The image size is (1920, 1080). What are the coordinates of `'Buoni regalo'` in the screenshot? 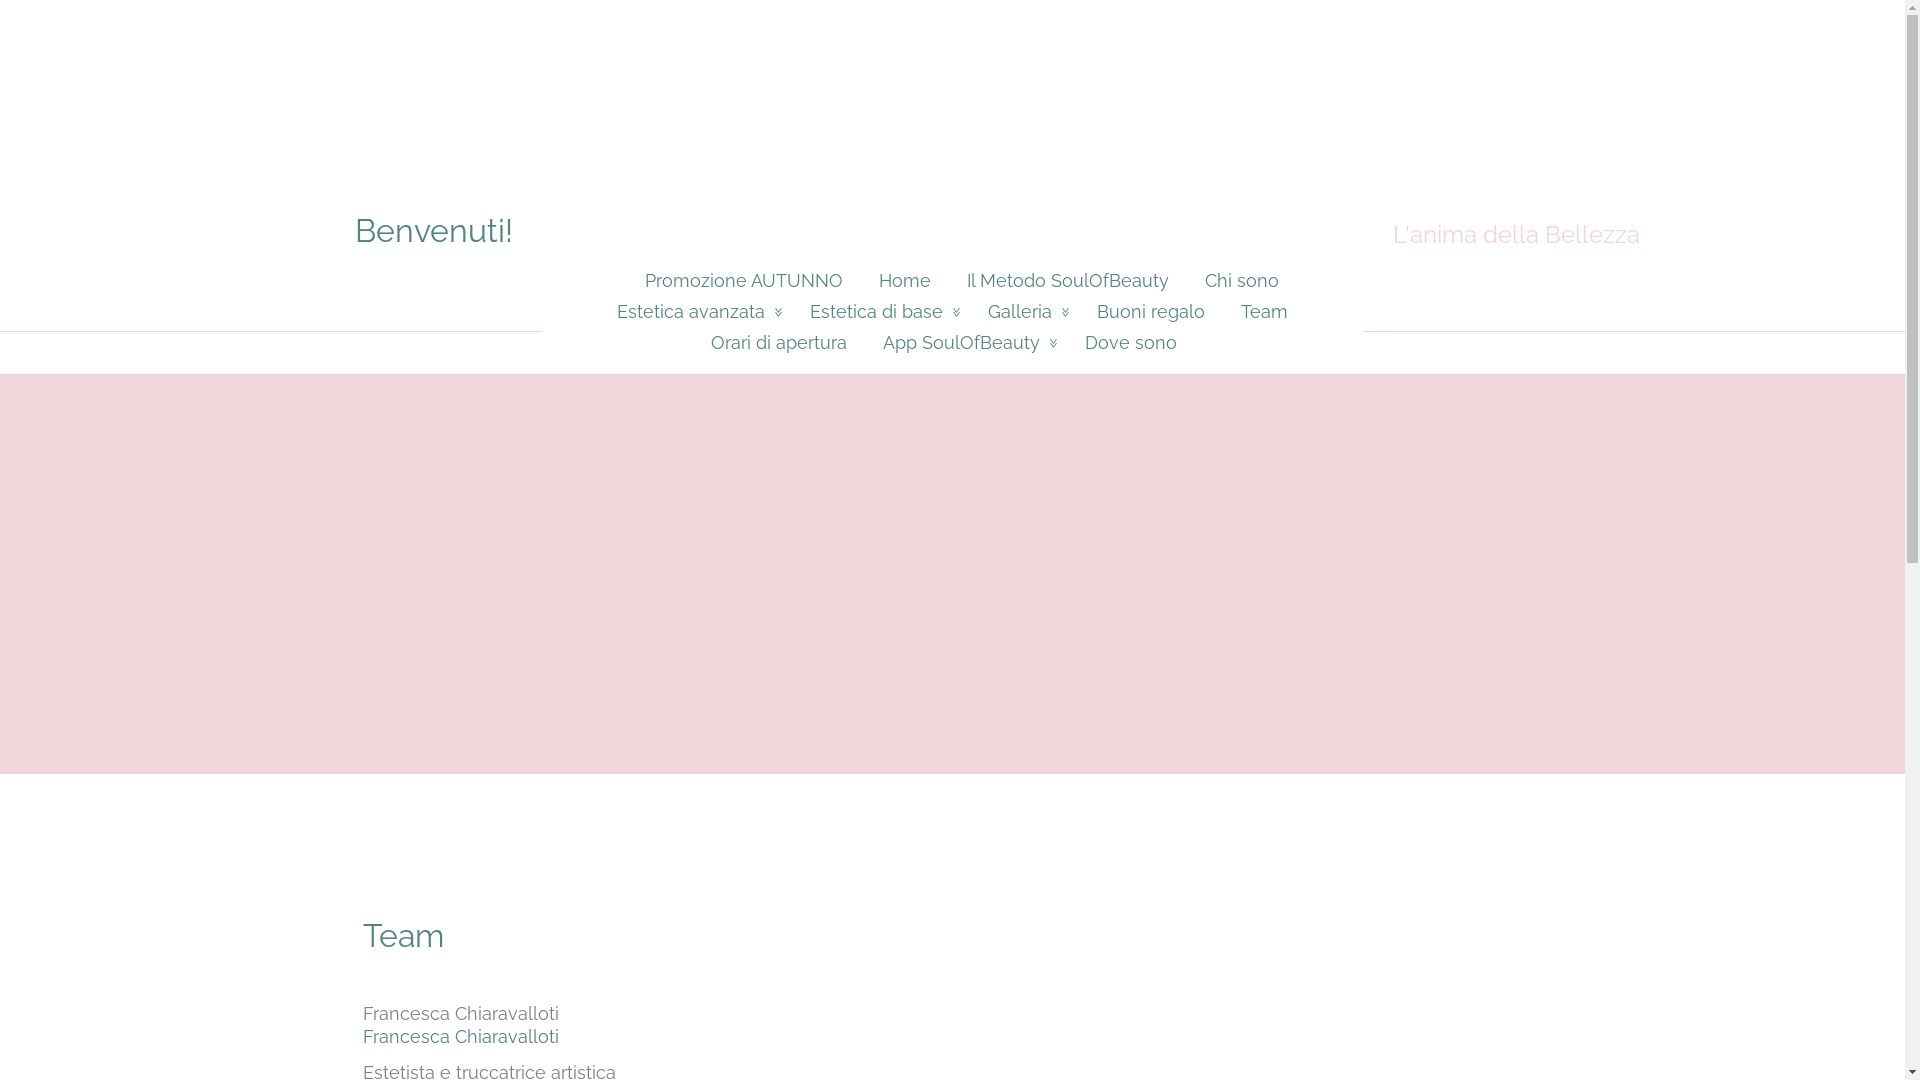 It's located at (1151, 311).